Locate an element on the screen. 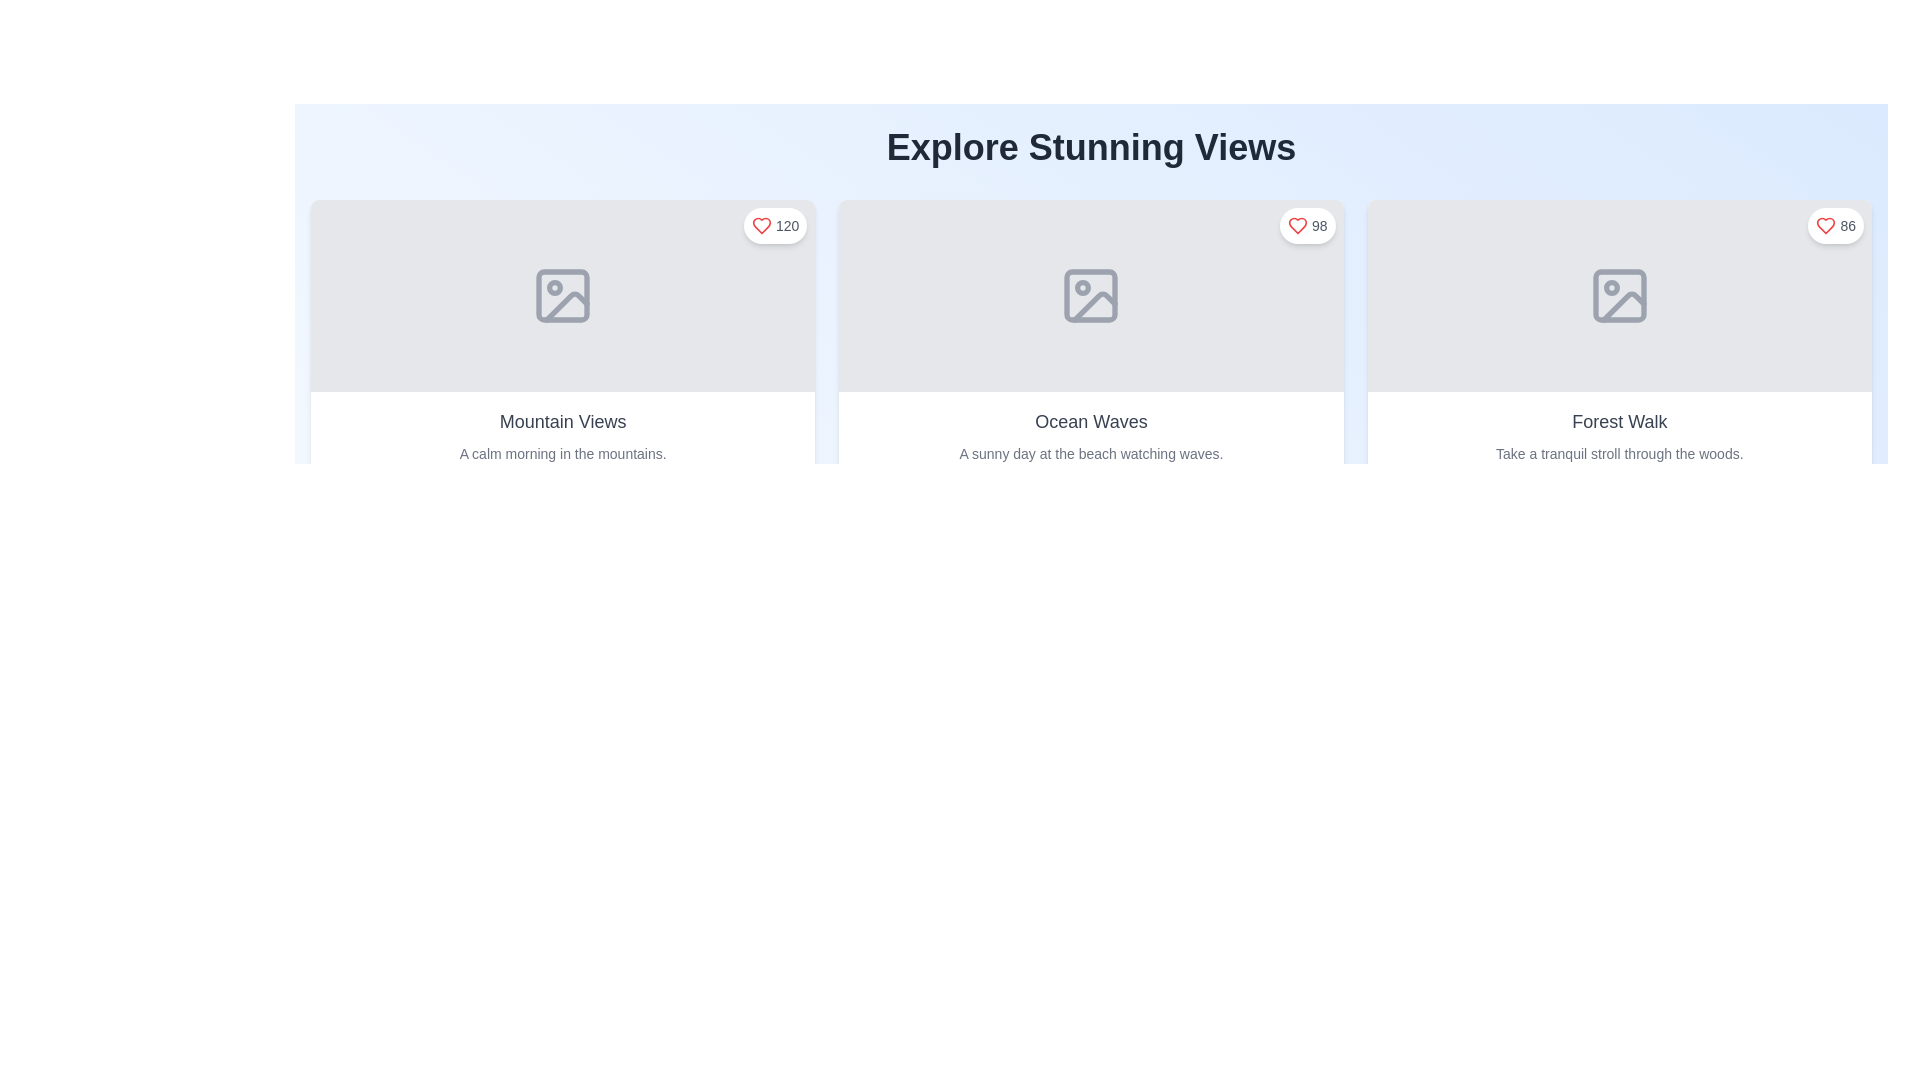 The image size is (1920, 1080). the SVG icon representing an image symbol, styled in light gray, located at the top center of the 'Mountain Views' card is located at coordinates (562, 296).